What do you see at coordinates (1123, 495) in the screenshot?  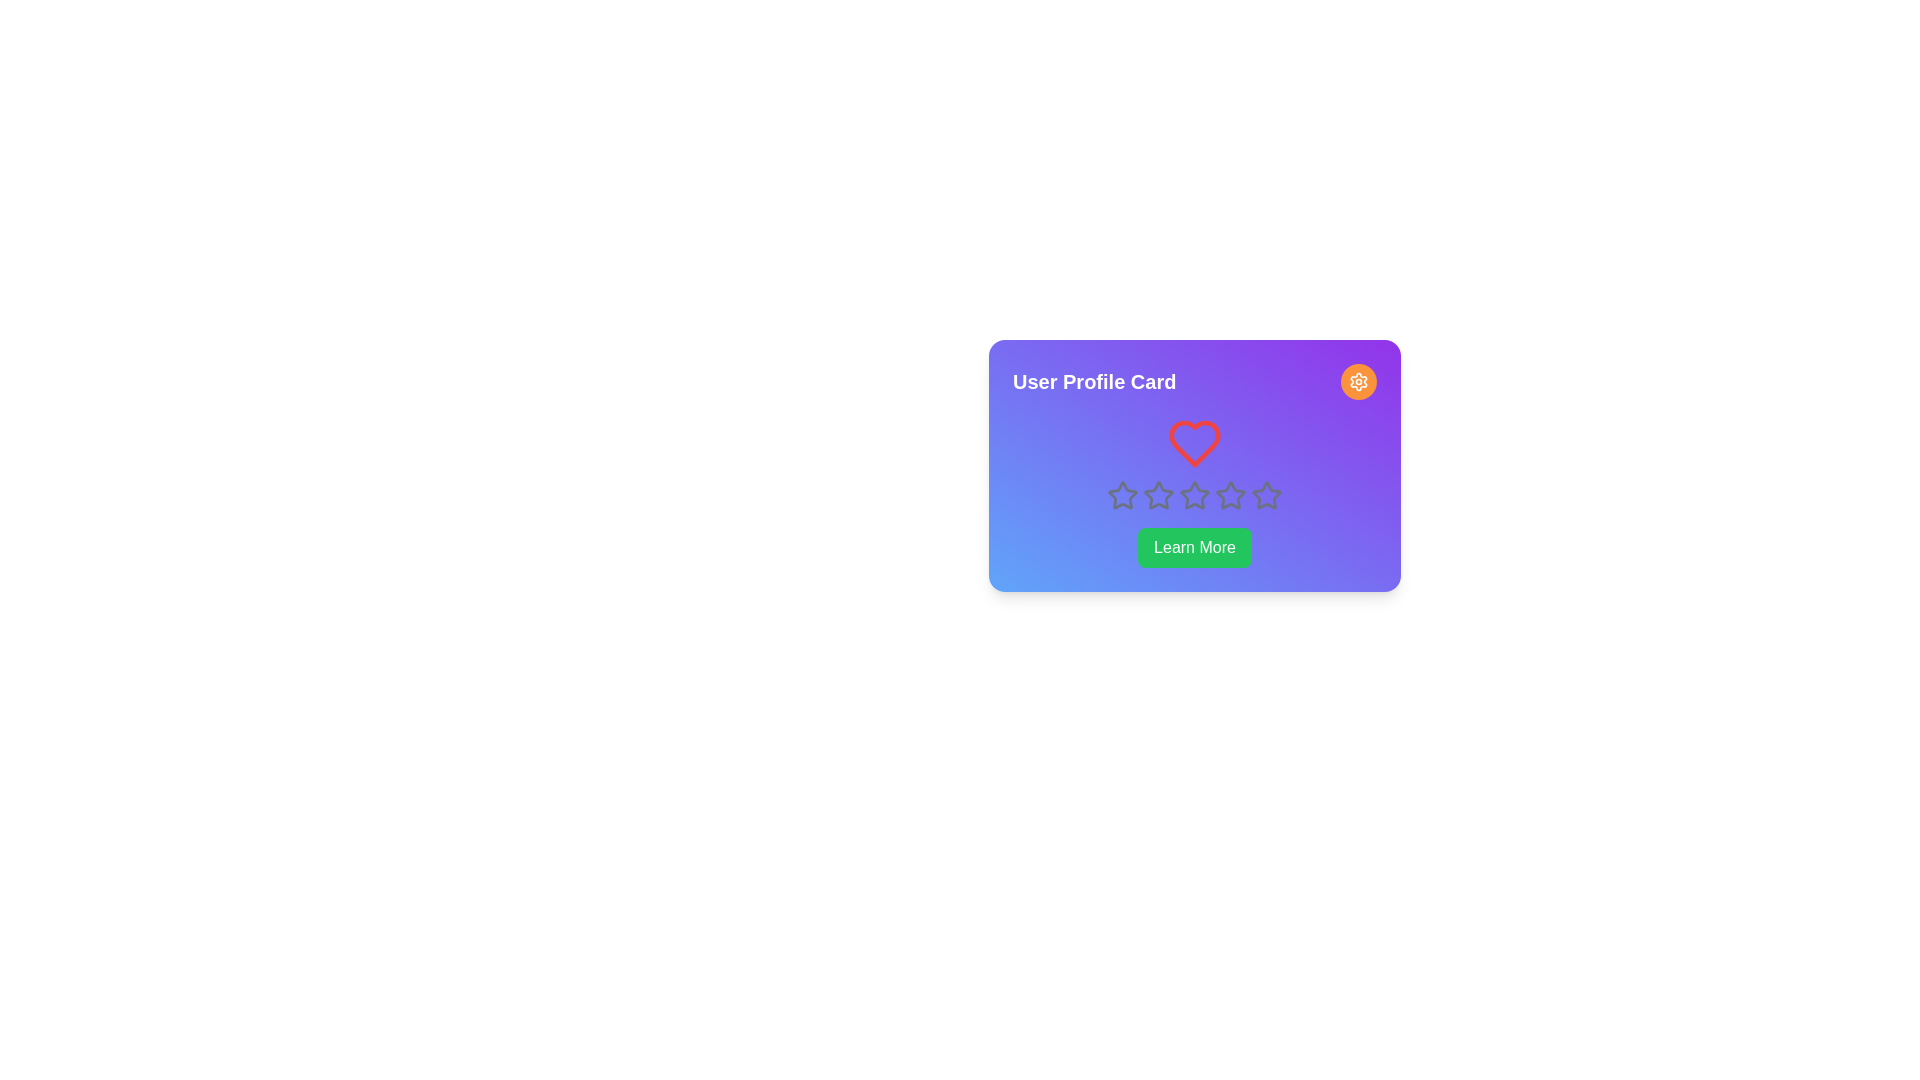 I see `the first star icon from the left in the row of five stars below the heart icon to rate it` at bounding box center [1123, 495].